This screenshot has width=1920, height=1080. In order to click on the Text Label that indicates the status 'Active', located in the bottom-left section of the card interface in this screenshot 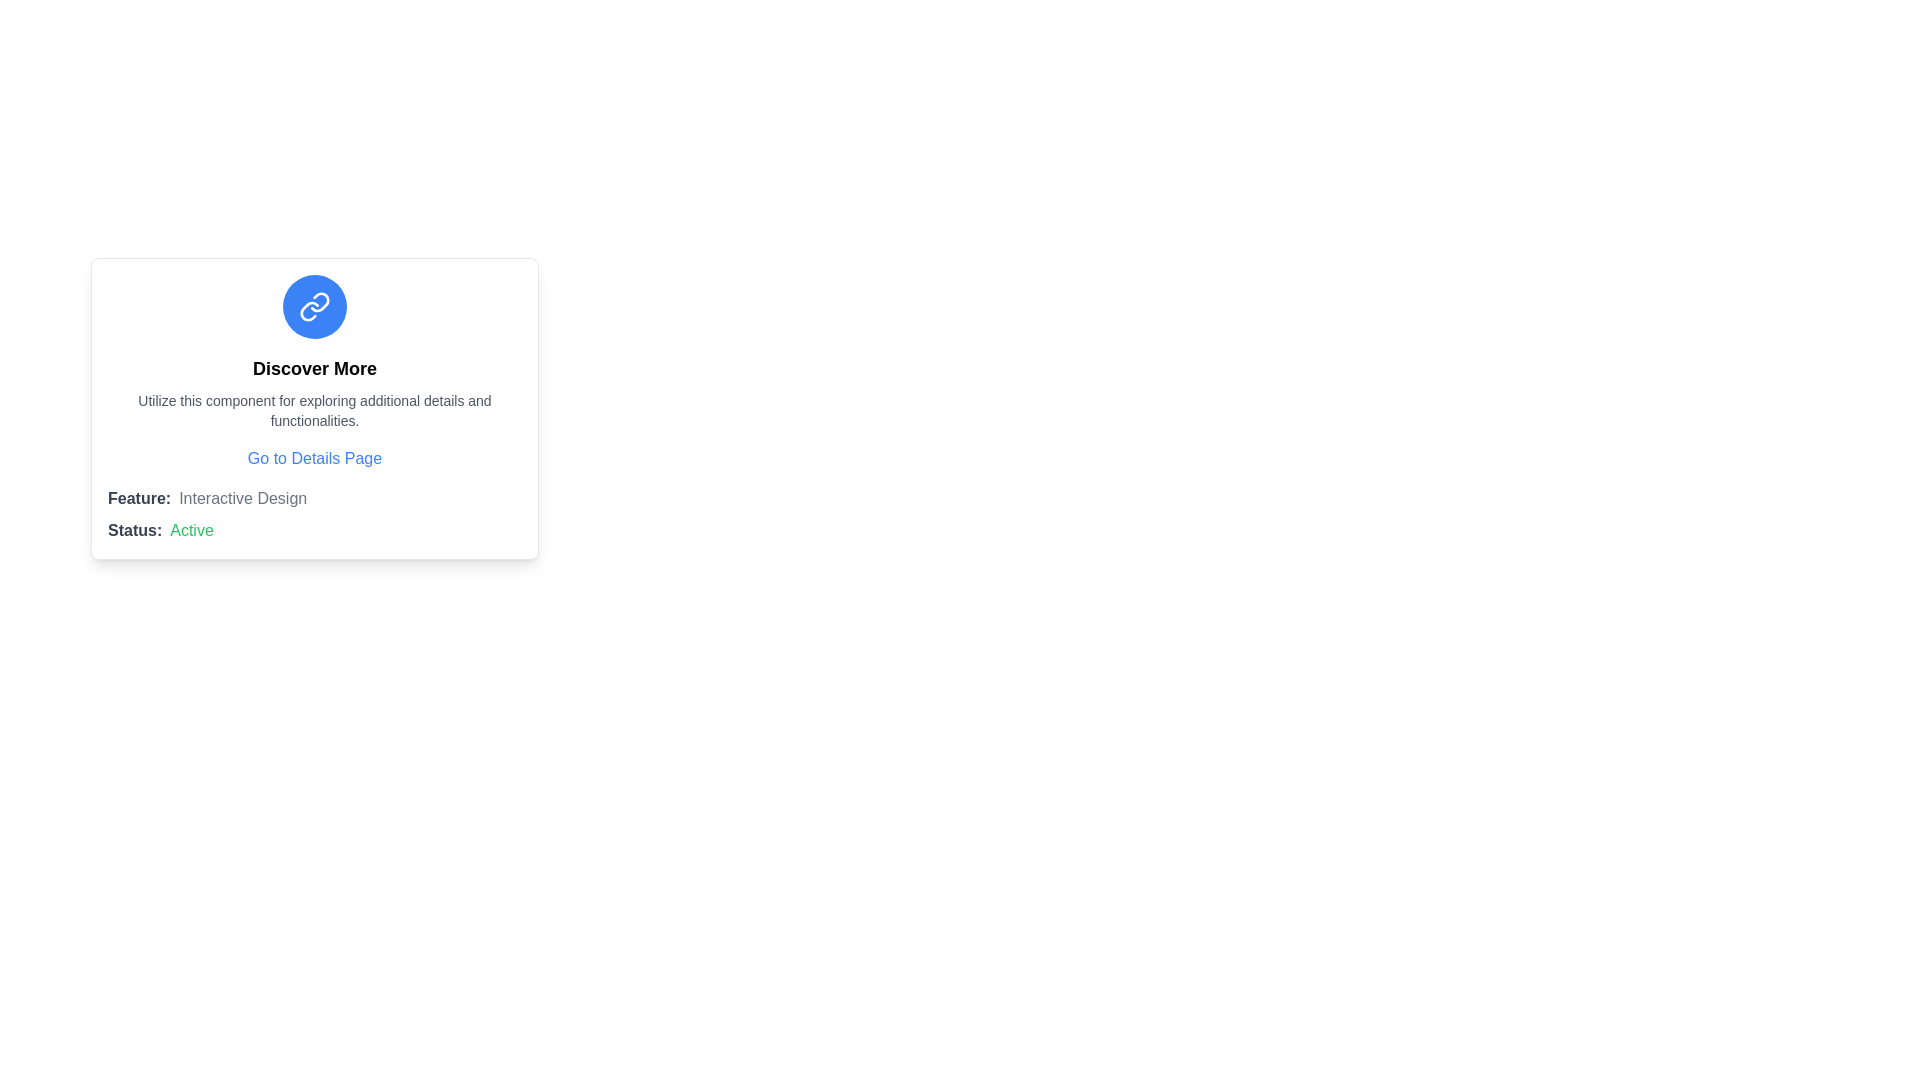, I will do `click(134, 530)`.